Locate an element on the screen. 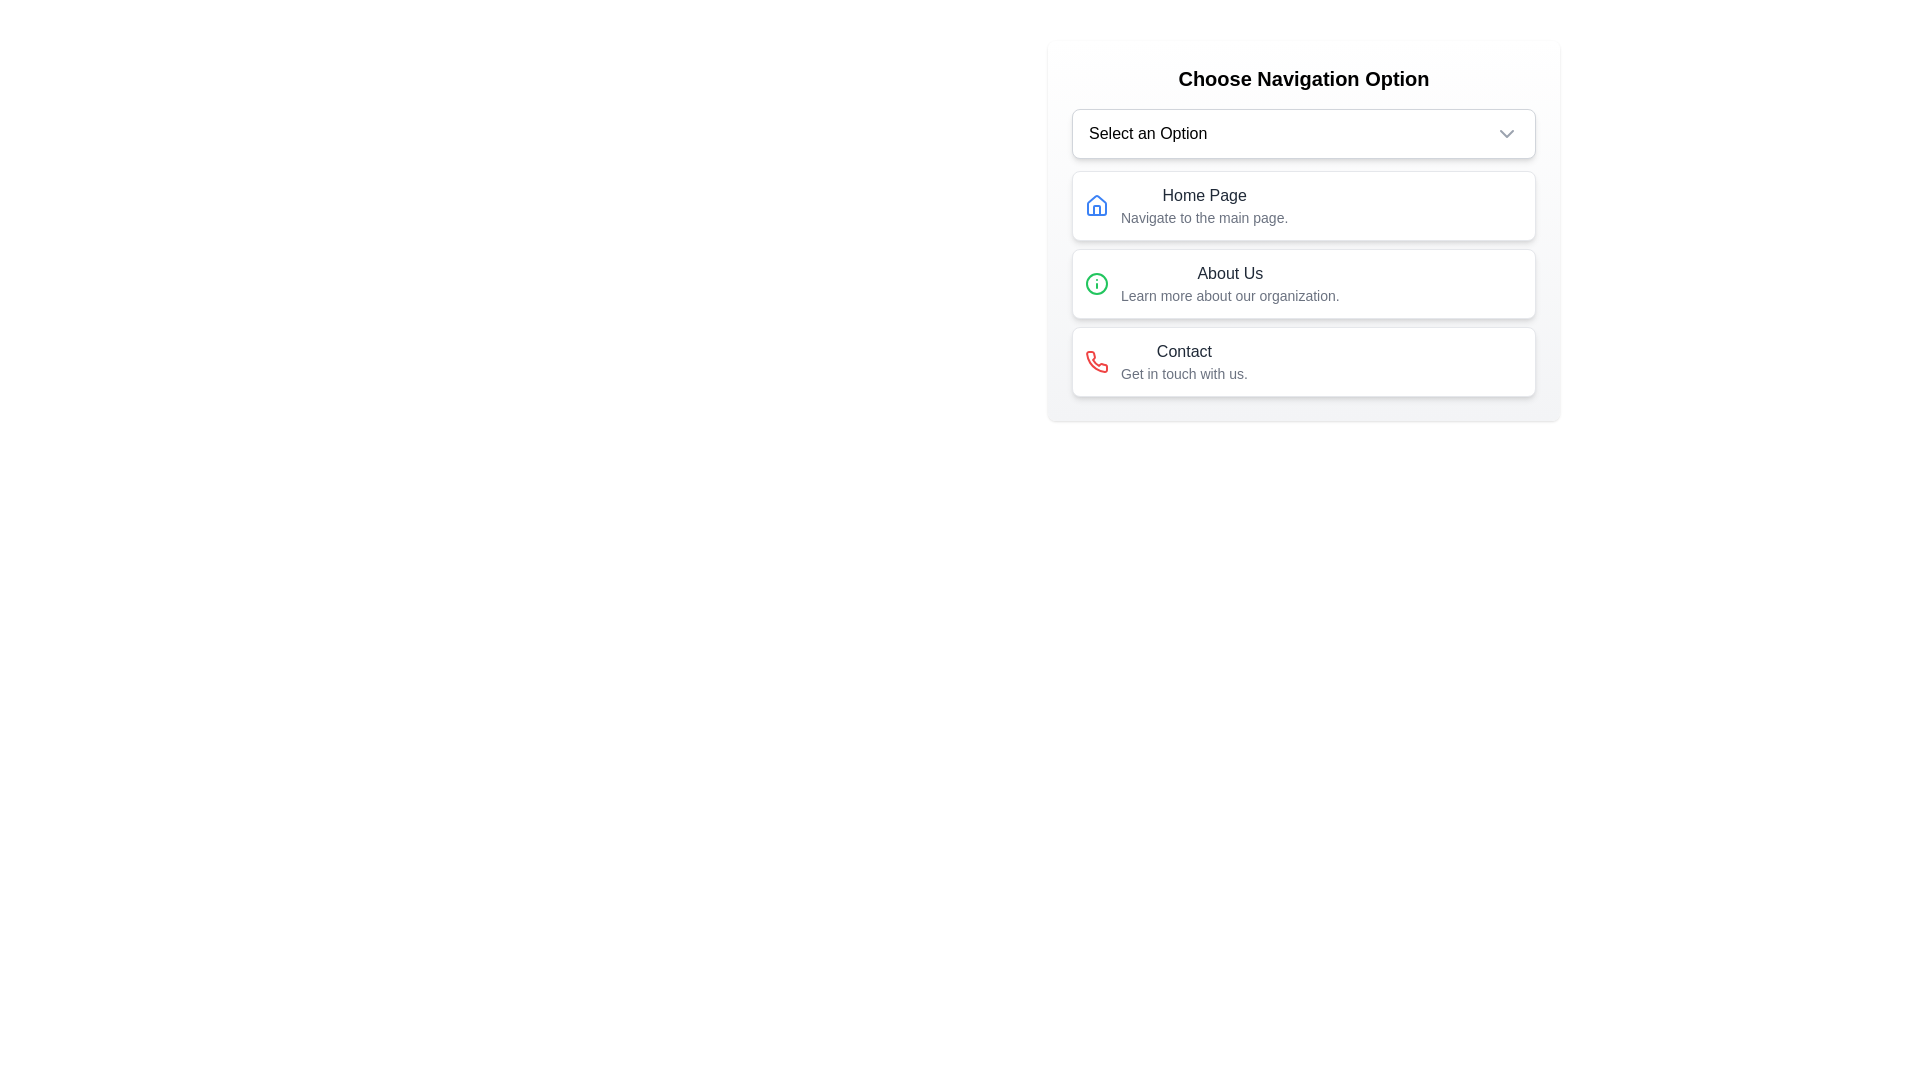 This screenshot has height=1080, width=1920. text label that serves as a title or label for a navigation option, located in the third card of a vertical list of options, positioned below the 'About Us' card and above the 'Get in touch with us.' text, towards the right side of the card is located at coordinates (1184, 350).